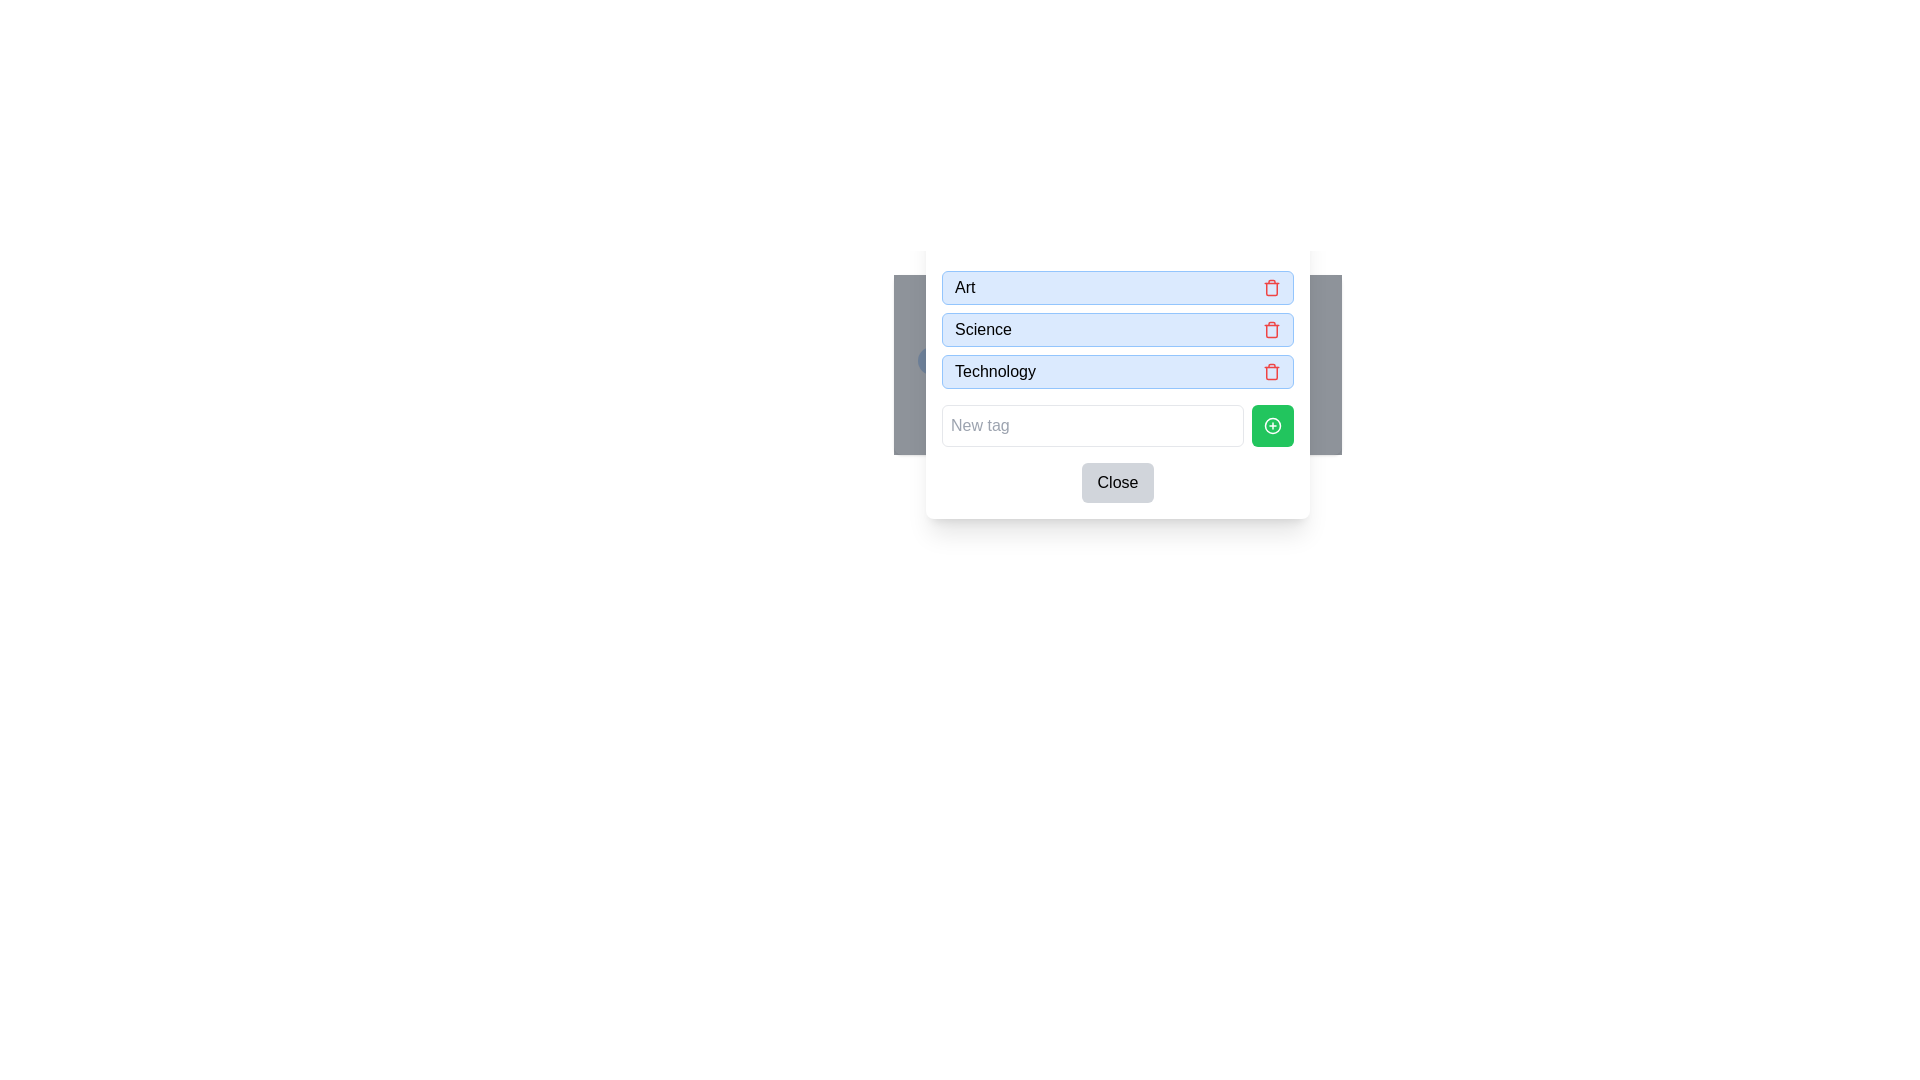 This screenshot has height=1080, width=1920. I want to click on the delete button located to the far right of the 'Technology' label, so click(1271, 371).